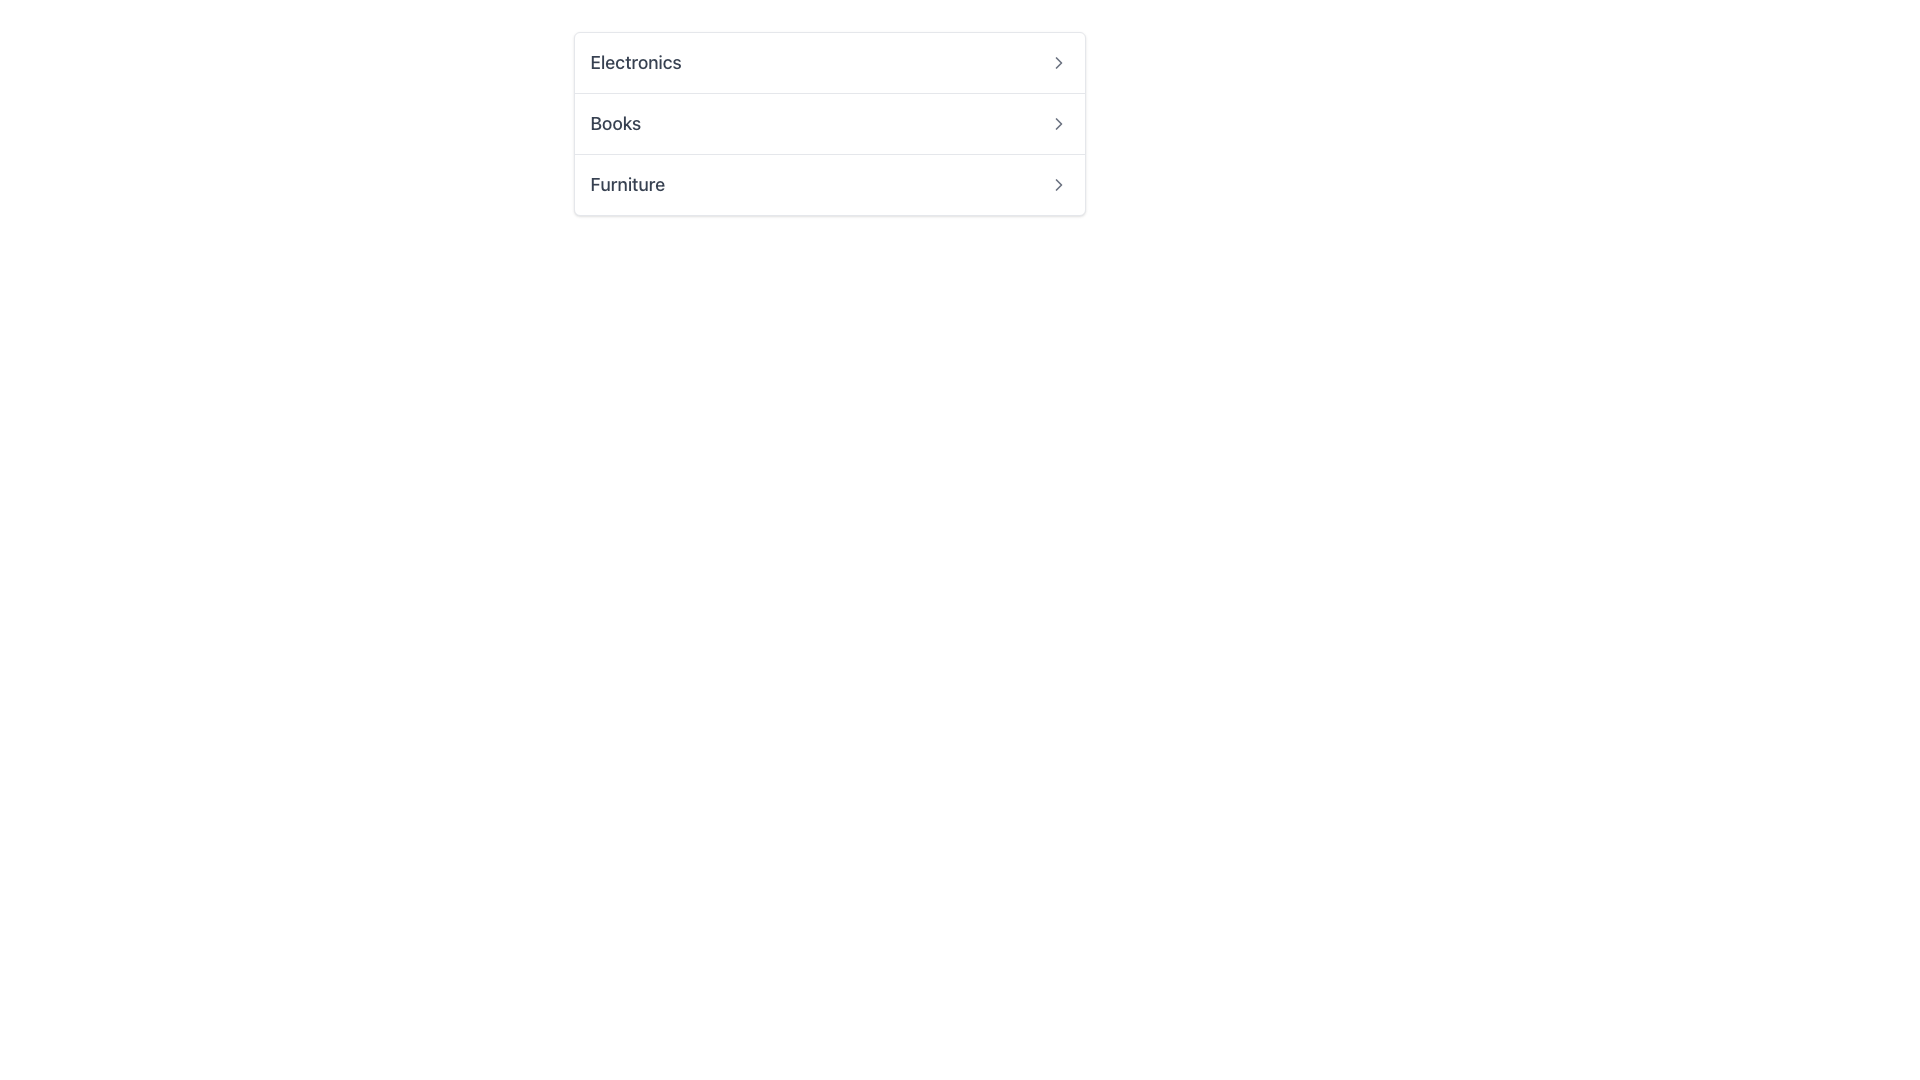 Image resolution: width=1920 pixels, height=1080 pixels. I want to click on the navigation icon located to the far right of the 'Furniture' item in the vertical list, so click(1057, 185).